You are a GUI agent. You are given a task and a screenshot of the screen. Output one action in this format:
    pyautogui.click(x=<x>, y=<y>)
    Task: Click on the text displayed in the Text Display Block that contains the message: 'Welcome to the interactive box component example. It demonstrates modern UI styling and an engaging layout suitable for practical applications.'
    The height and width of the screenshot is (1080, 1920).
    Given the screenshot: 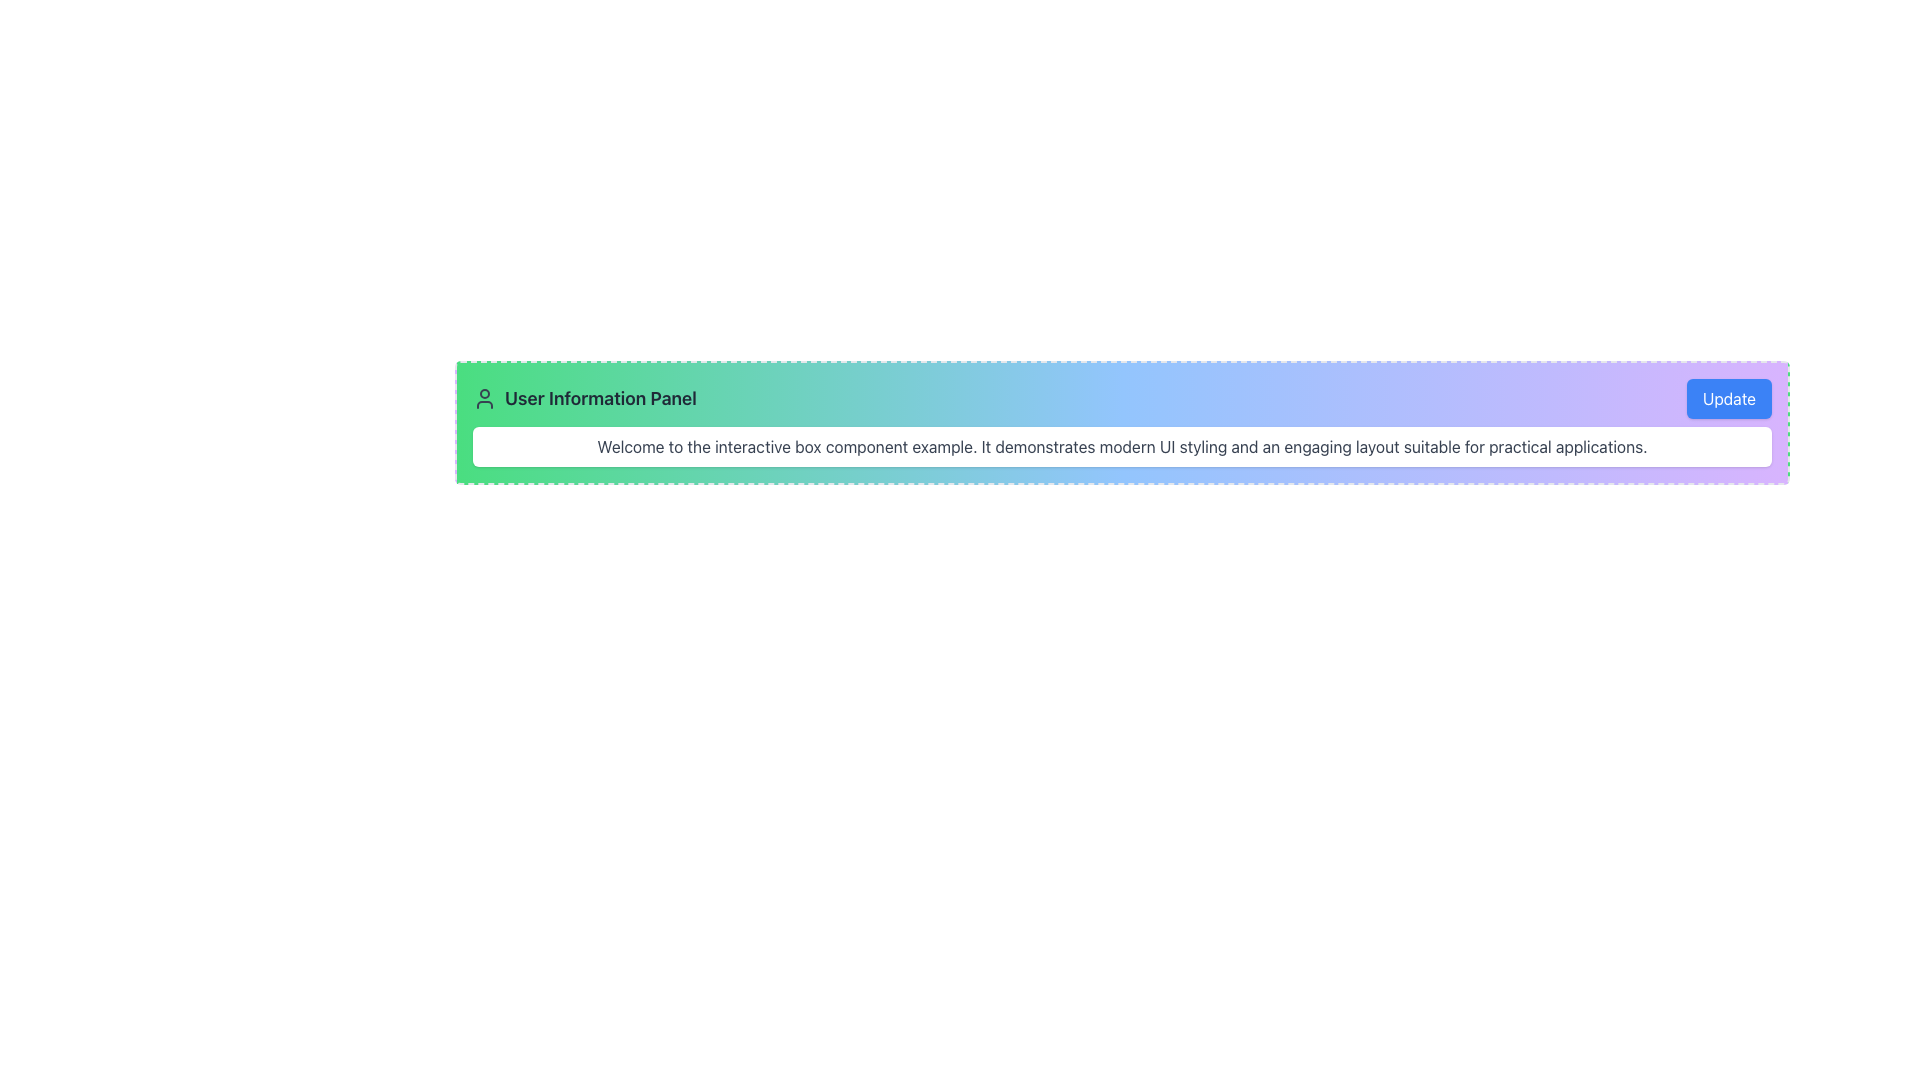 What is the action you would take?
    pyautogui.click(x=1122, y=446)
    